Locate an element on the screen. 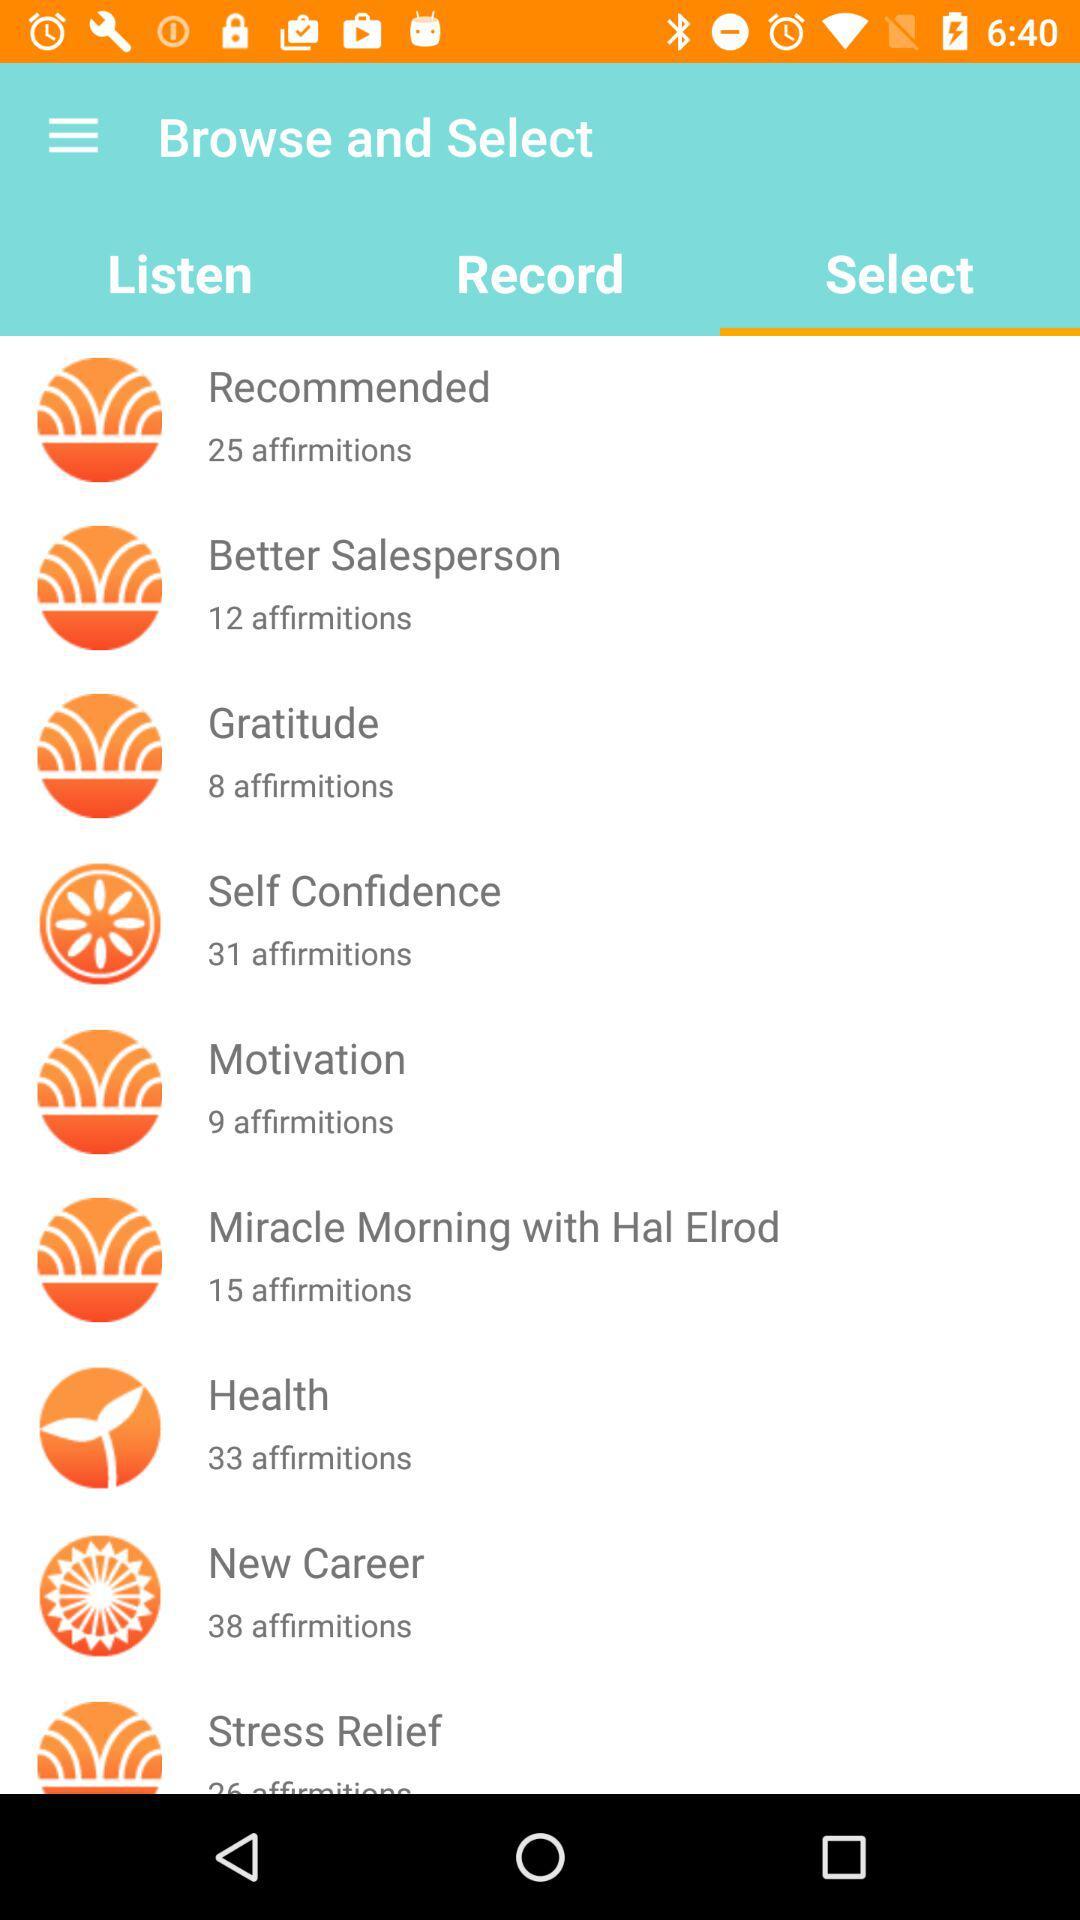 Image resolution: width=1080 pixels, height=1920 pixels. the item above the 12 affirmitions icon is located at coordinates (639, 553).